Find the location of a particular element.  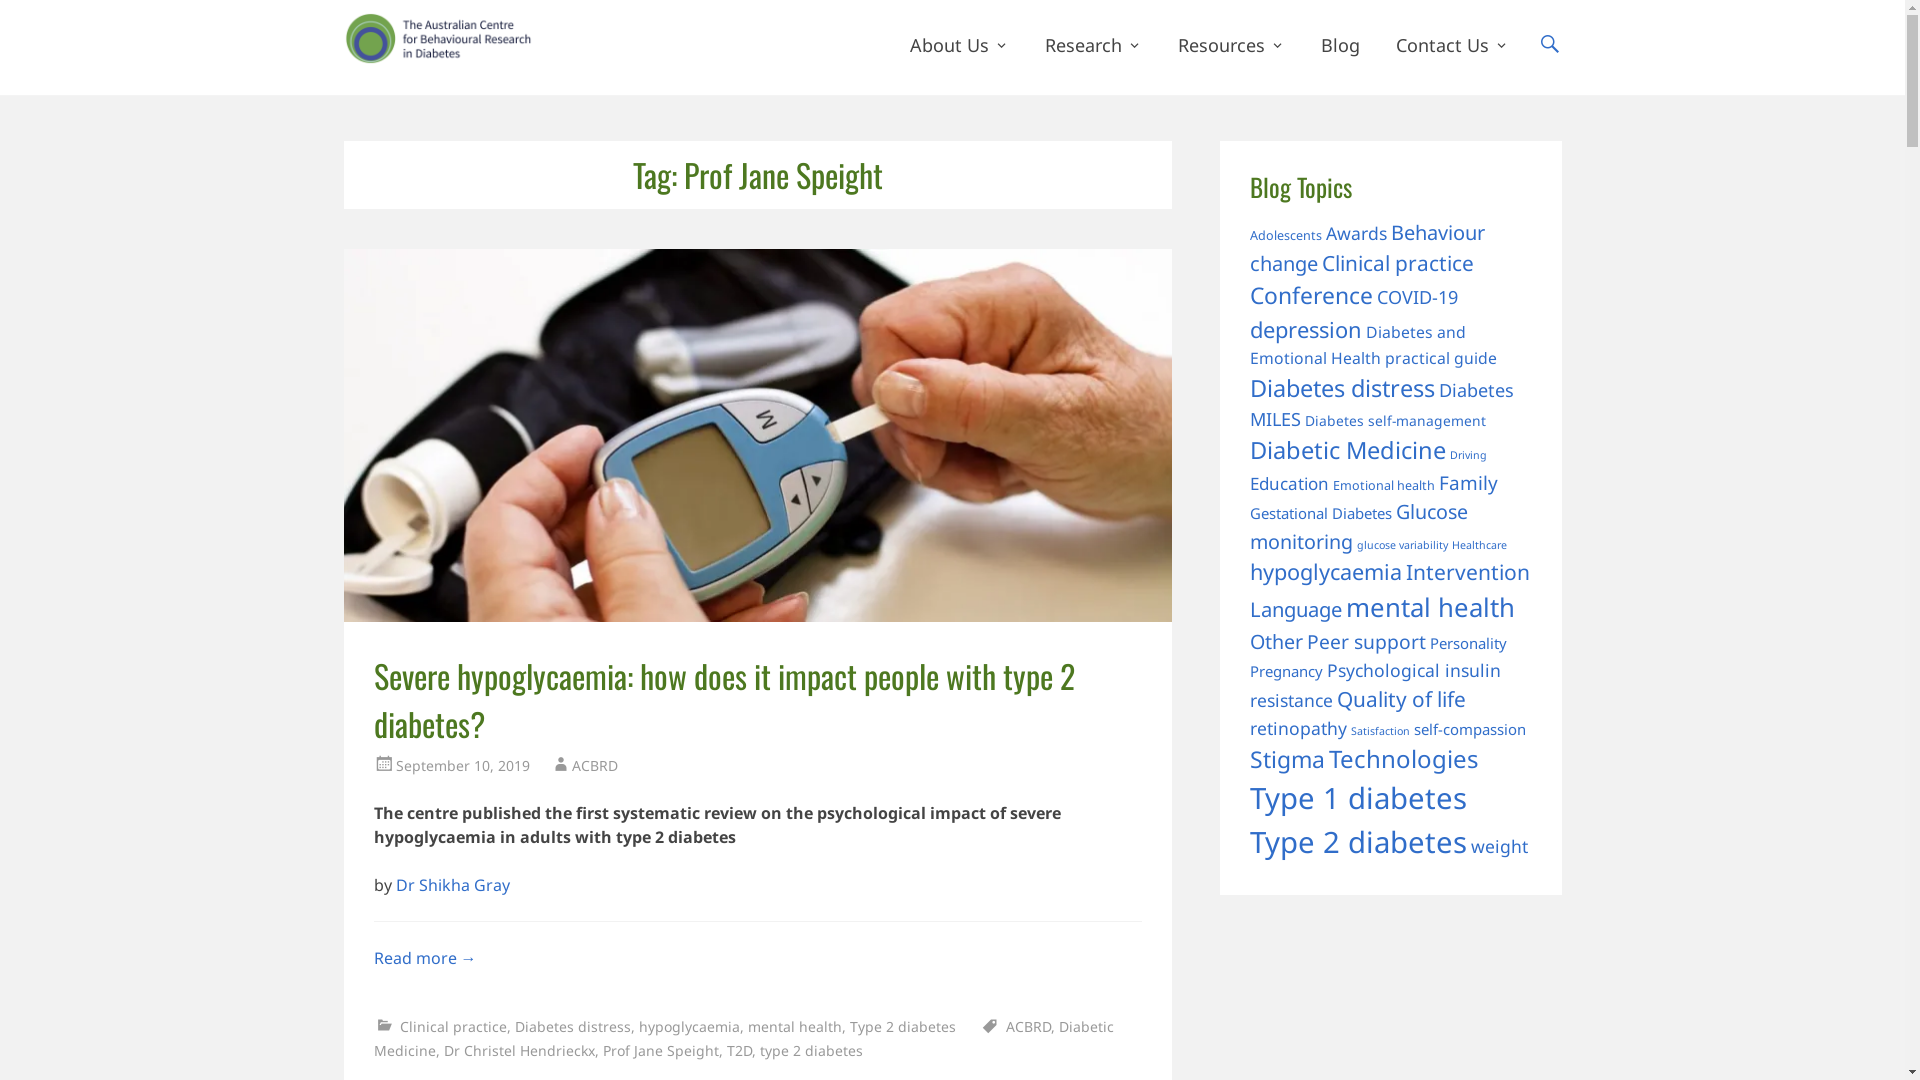

'Quality of life' is located at coordinates (1400, 697).